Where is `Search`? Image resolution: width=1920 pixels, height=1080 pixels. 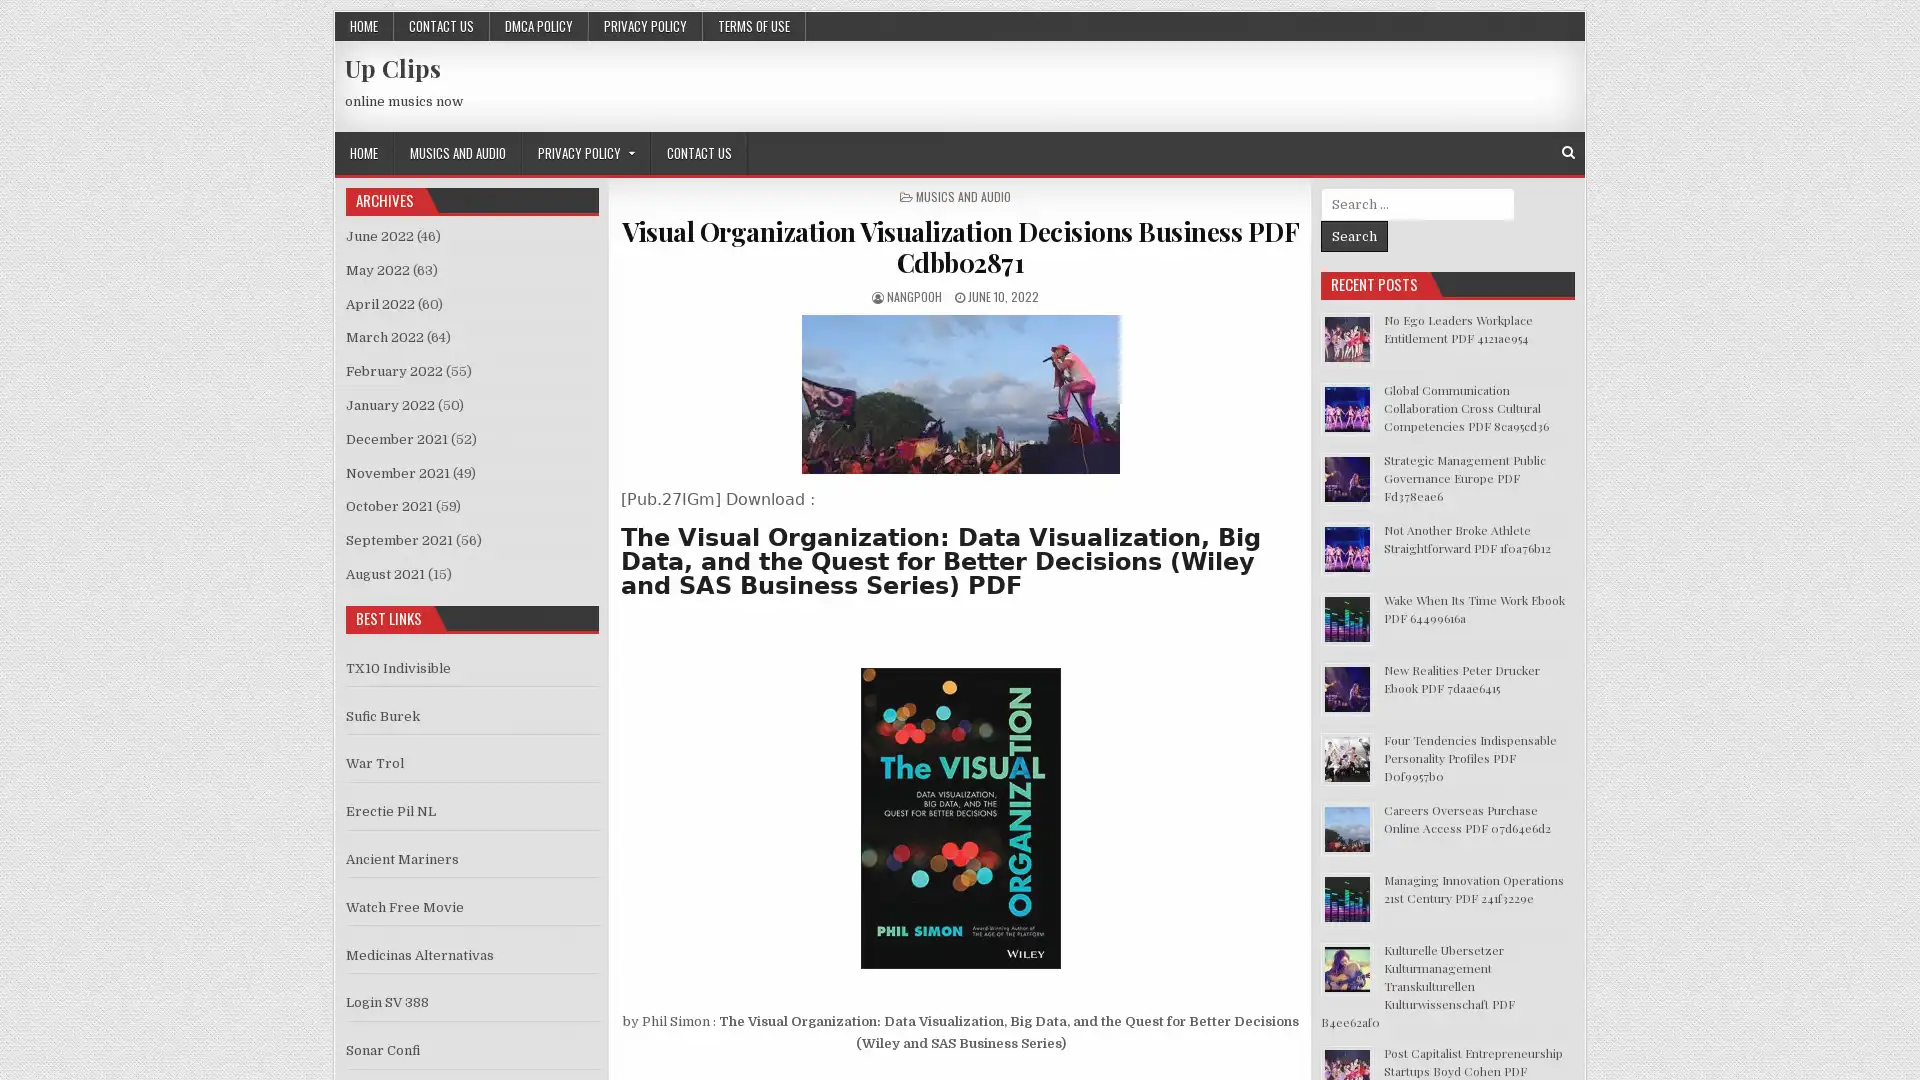 Search is located at coordinates (1354, 235).